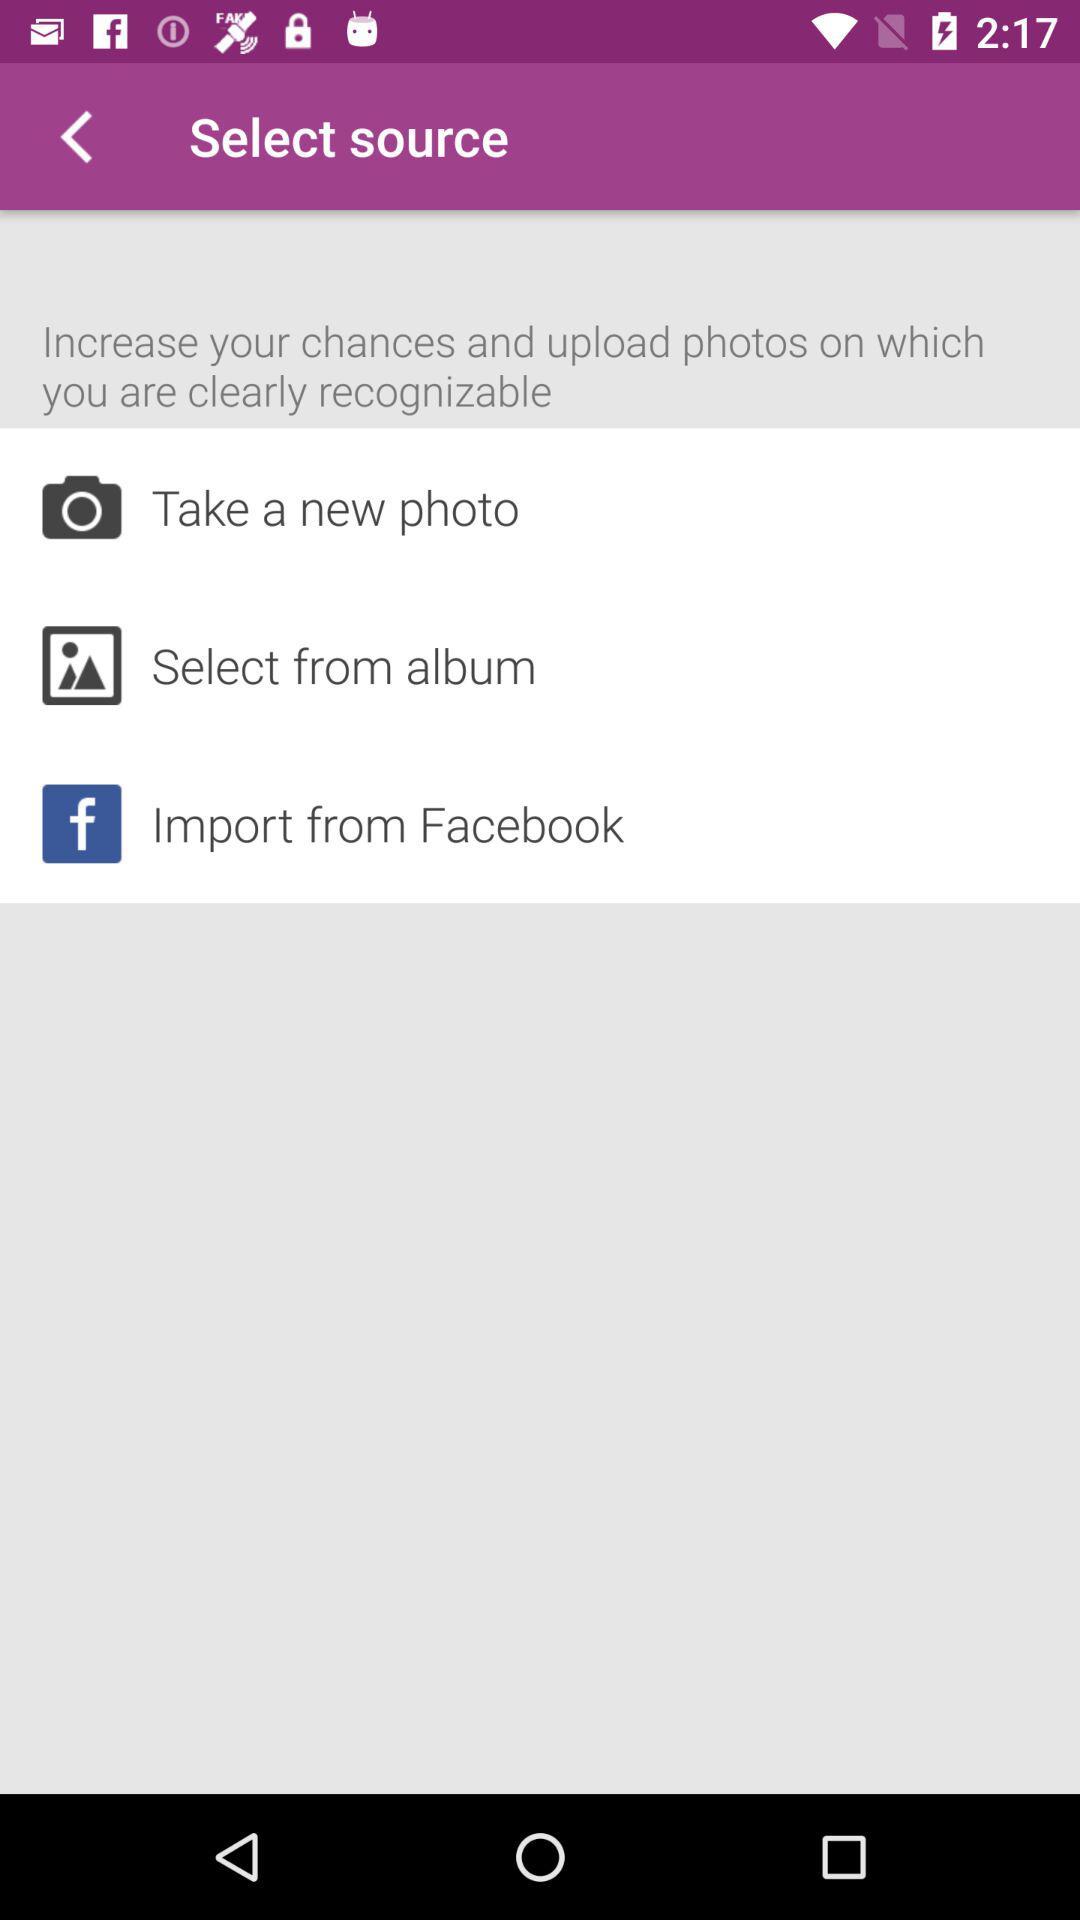 This screenshot has height=1920, width=1080. Describe the element at coordinates (72, 135) in the screenshot. I see `go back` at that location.